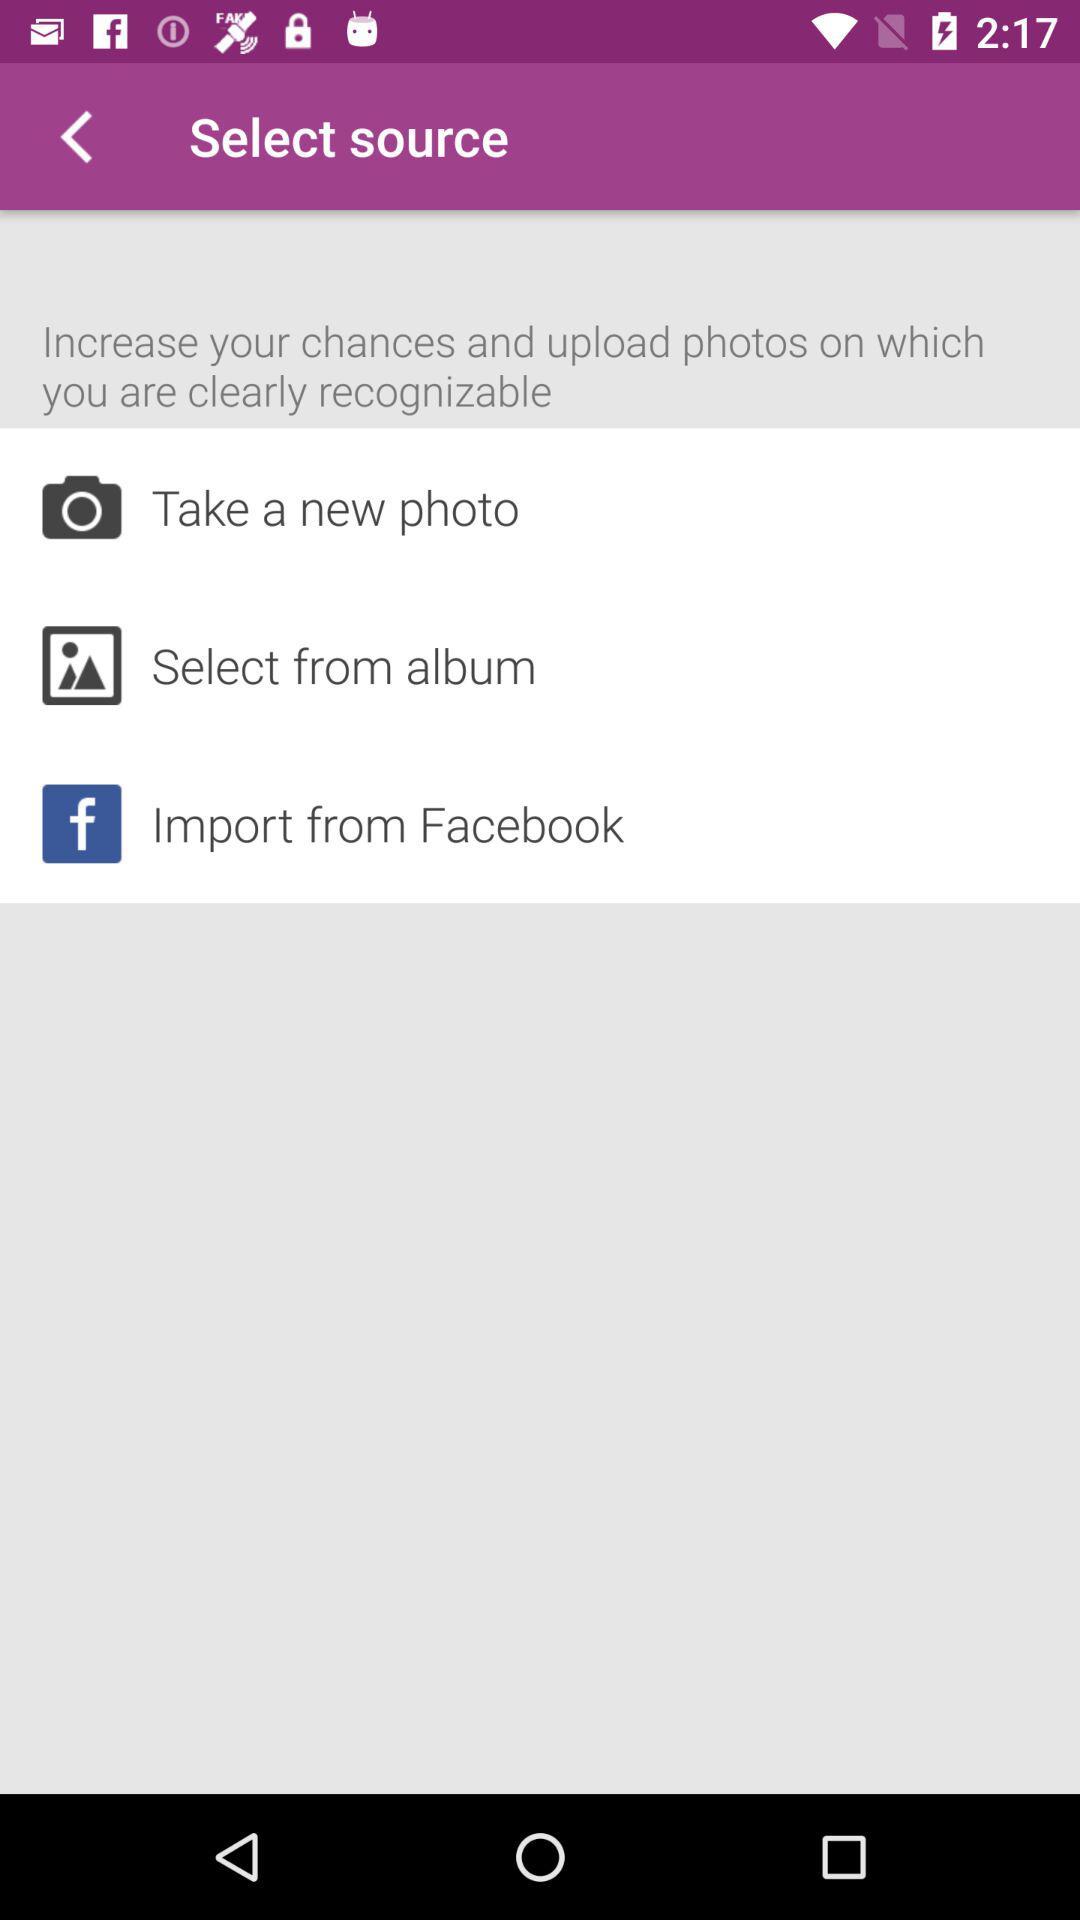 This screenshot has height=1920, width=1080. Describe the element at coordinates (72, 135) in the screenshot. I see `go back` at that location.